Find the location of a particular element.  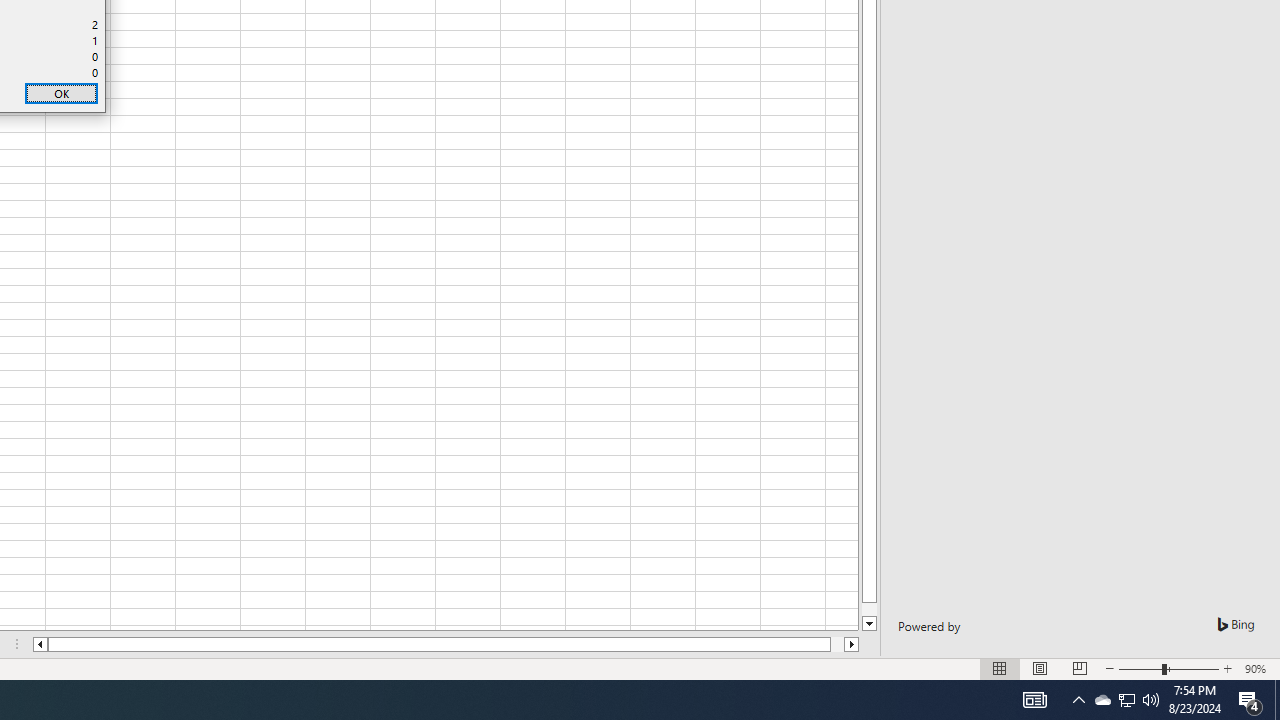

'Zoom' is located at coordinates (1168, 669).